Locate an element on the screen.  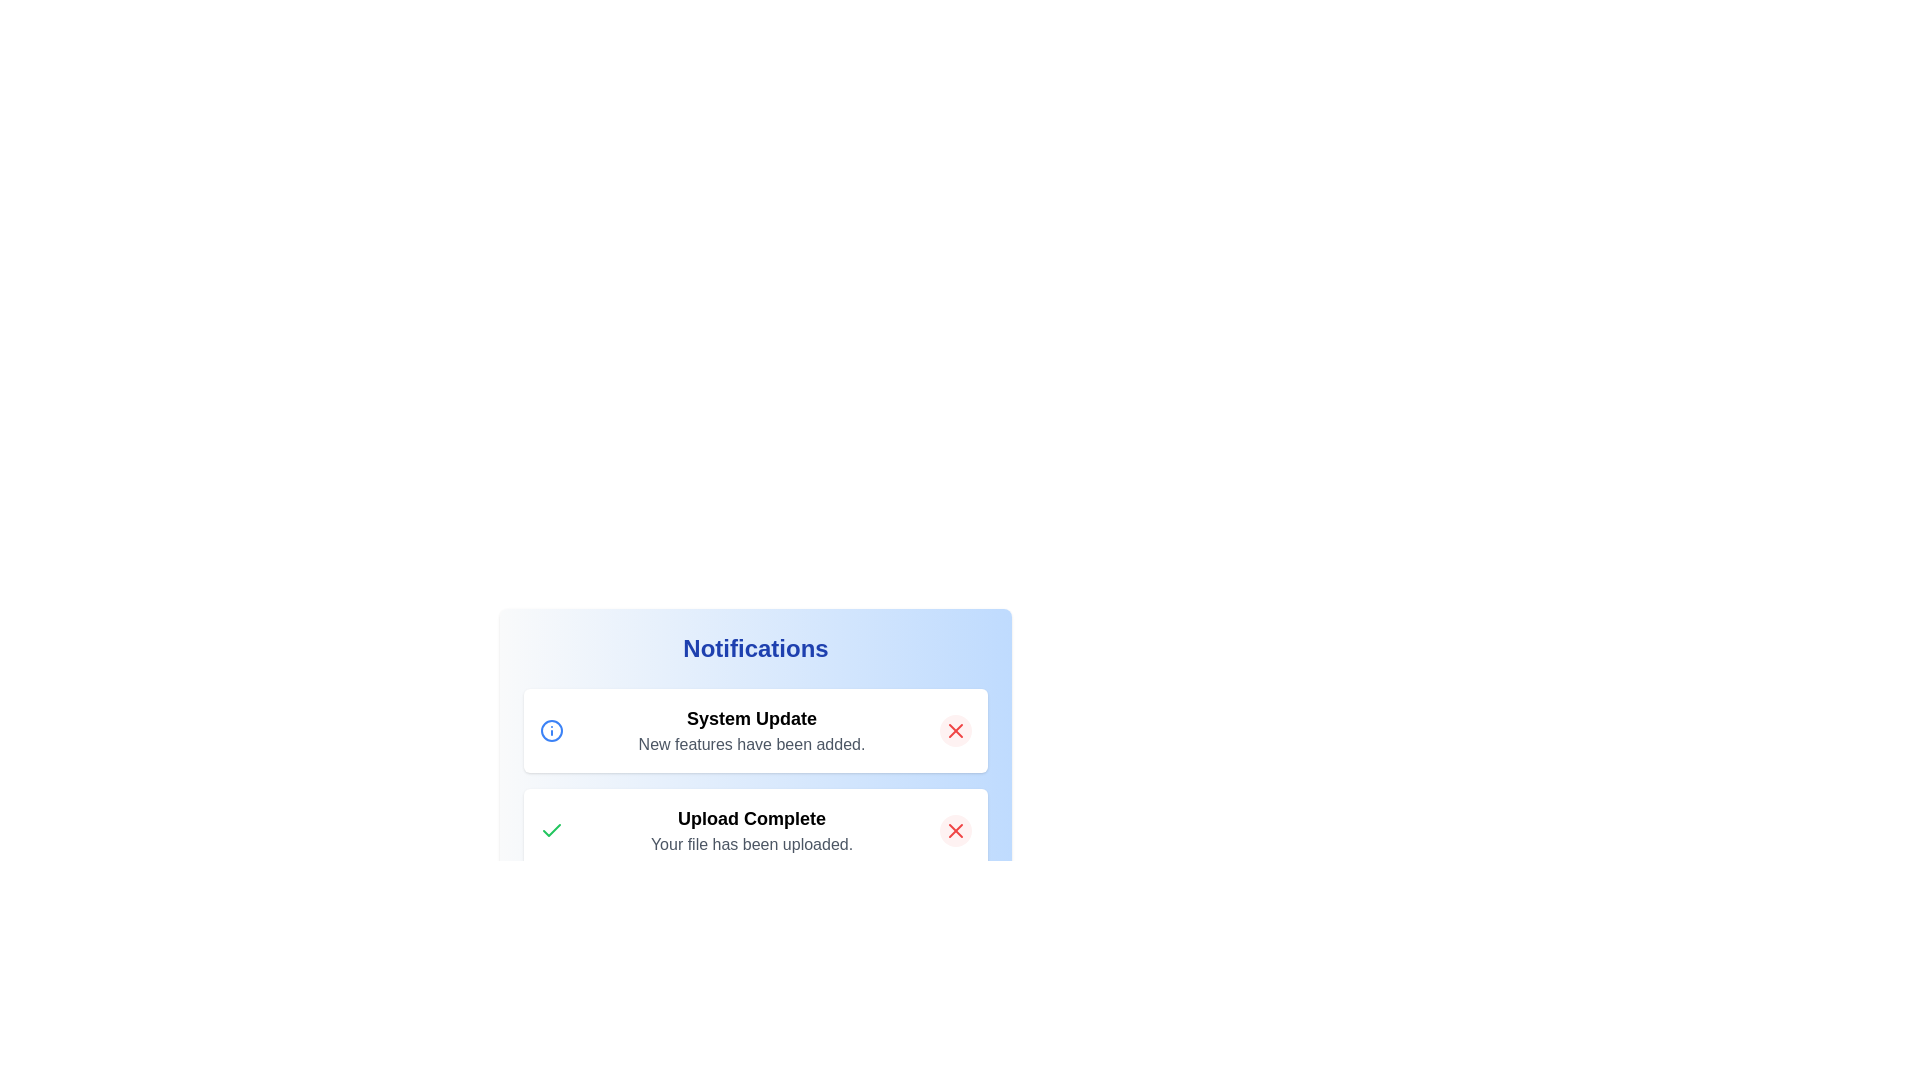
the Close button located at the top-right corner of the 'System Update' notification card is located at coordinates (954, 731).